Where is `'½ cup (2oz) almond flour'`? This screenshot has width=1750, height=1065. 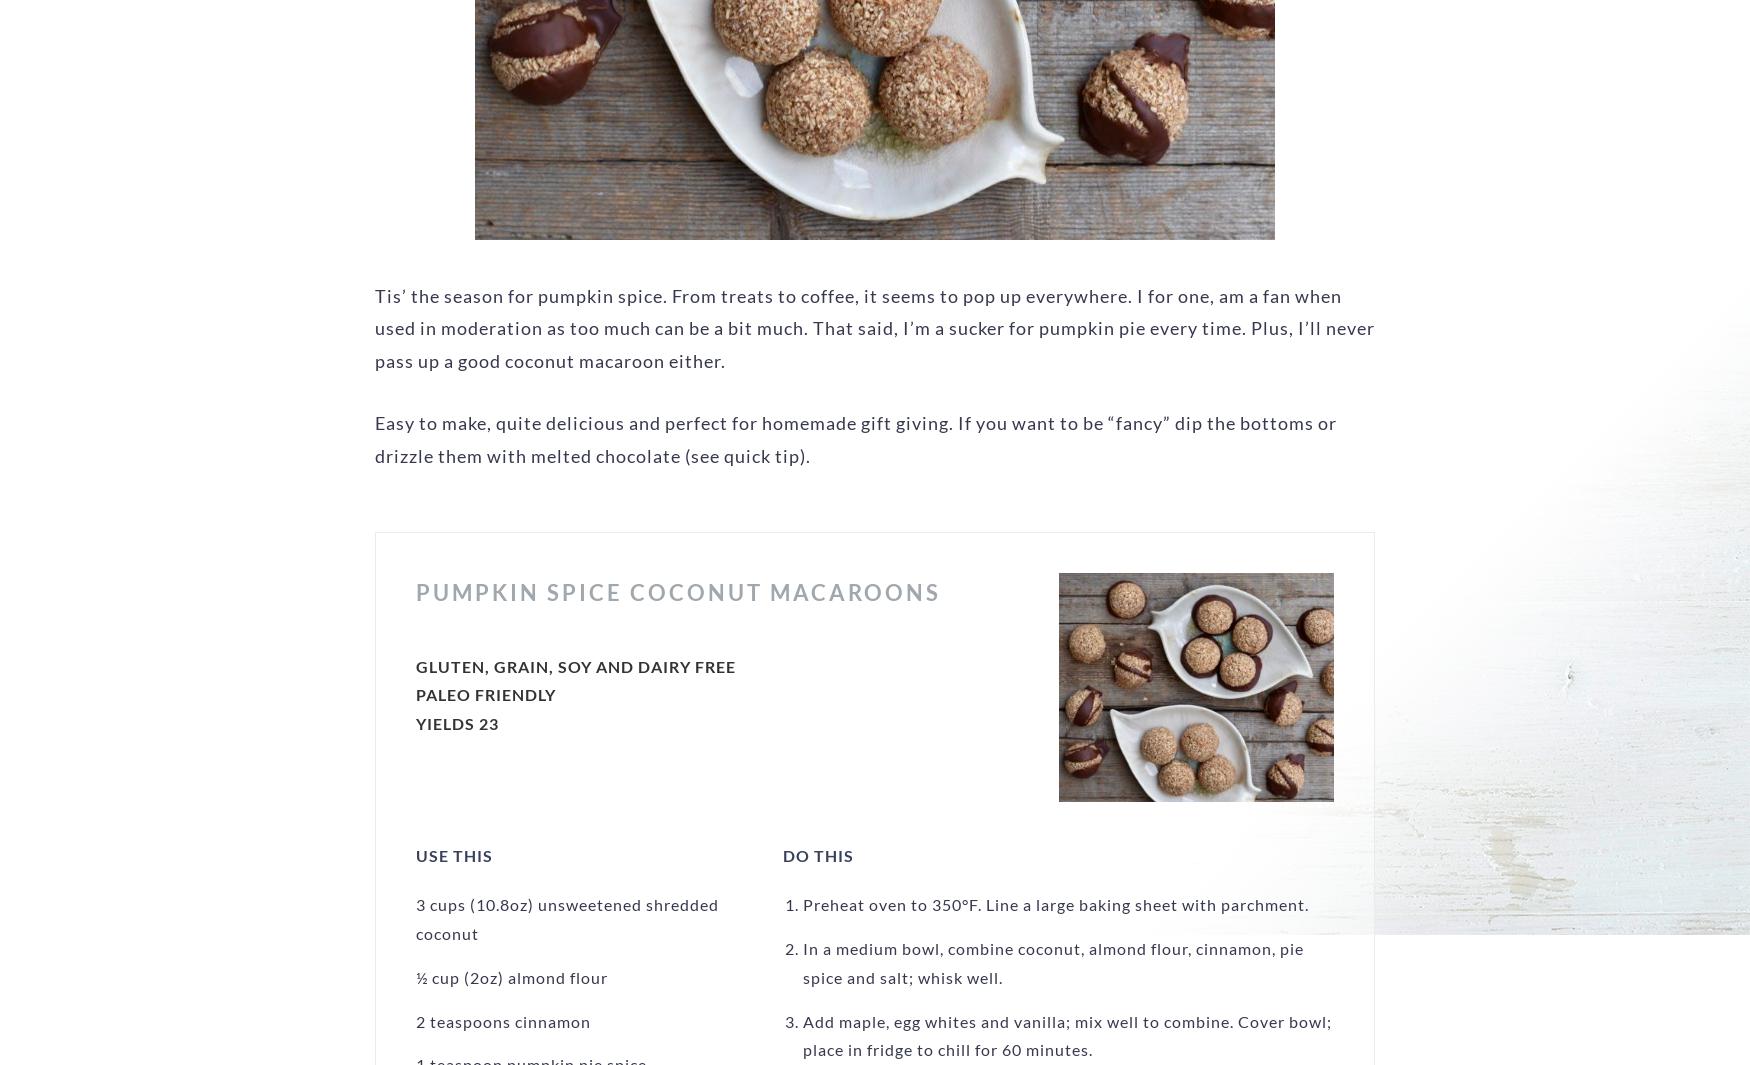
'½ cup (2oz) almond flour' is located at coordinates (511, 976).